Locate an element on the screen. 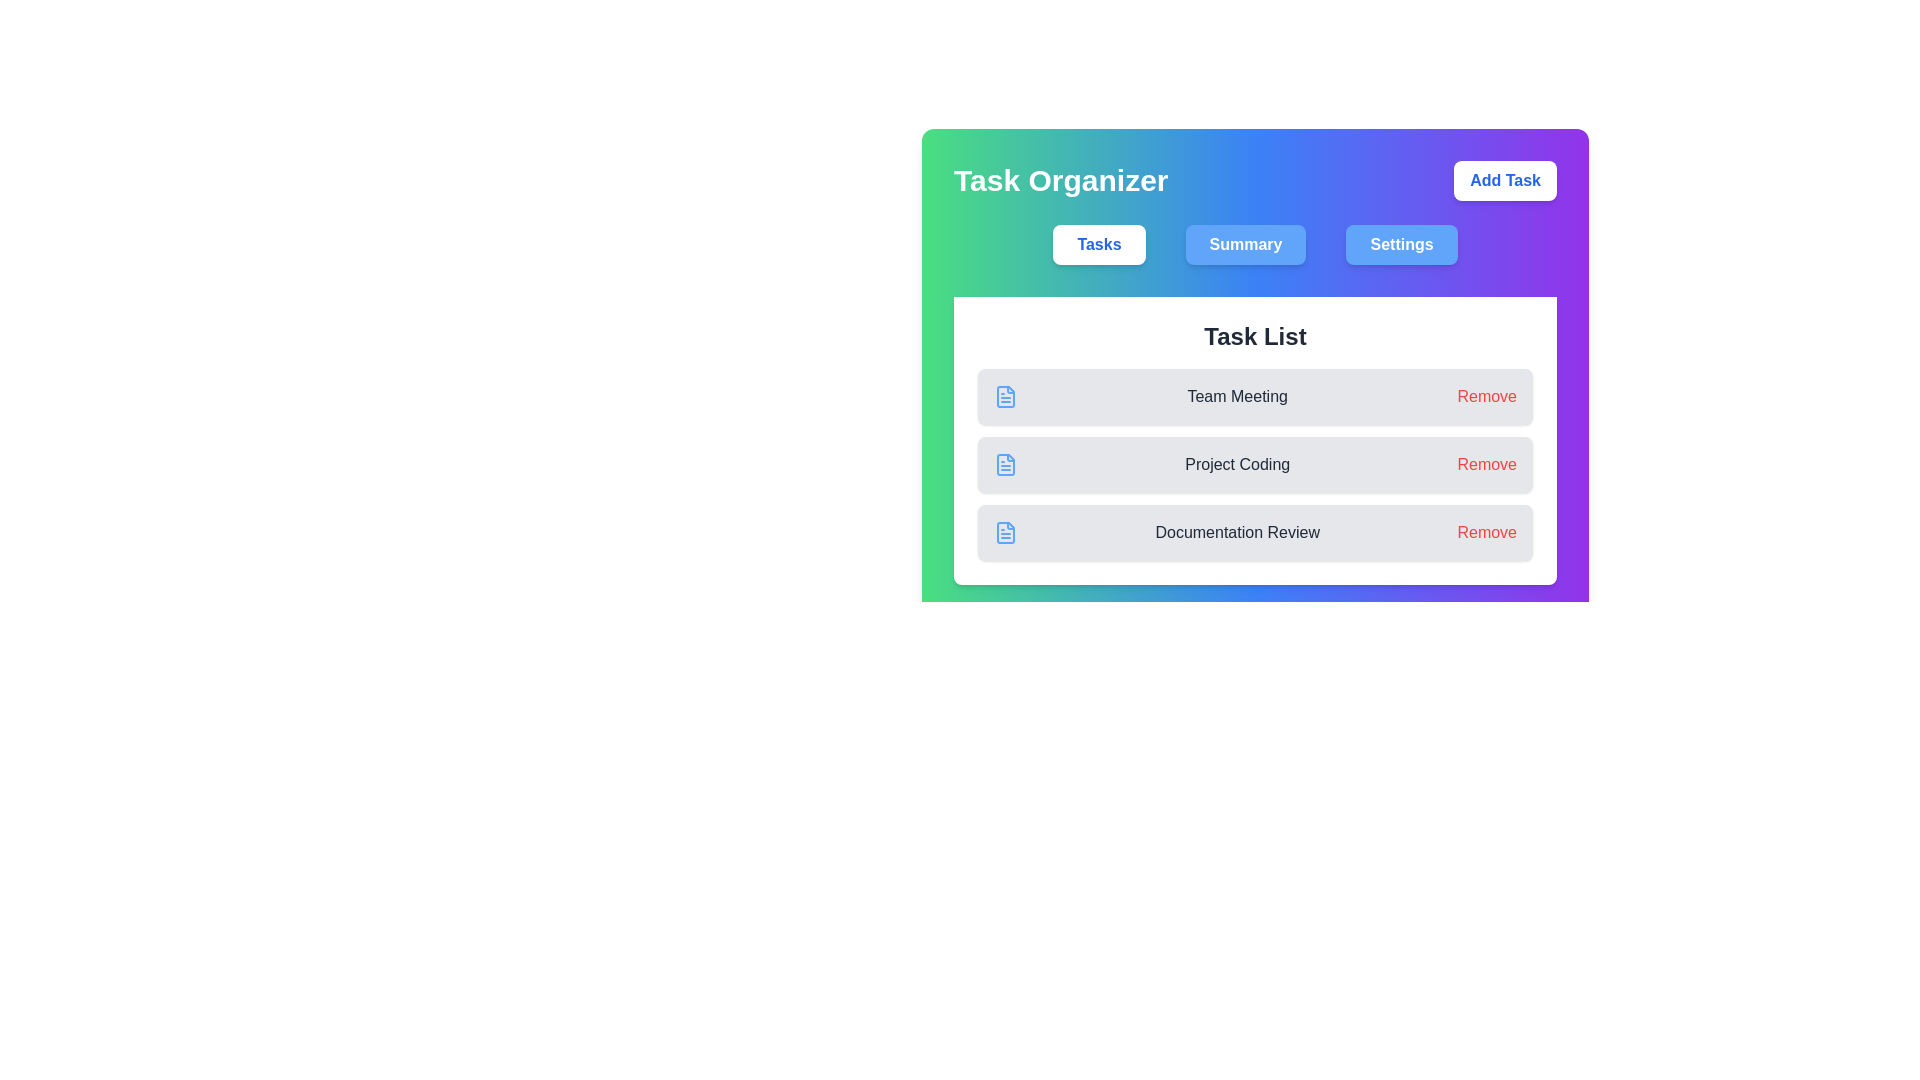 This screenshot has height=1080, width=1920. the 'Summary' button, which is the second button in a row of three at the top of the interface is located at coordinates (1245, 244).